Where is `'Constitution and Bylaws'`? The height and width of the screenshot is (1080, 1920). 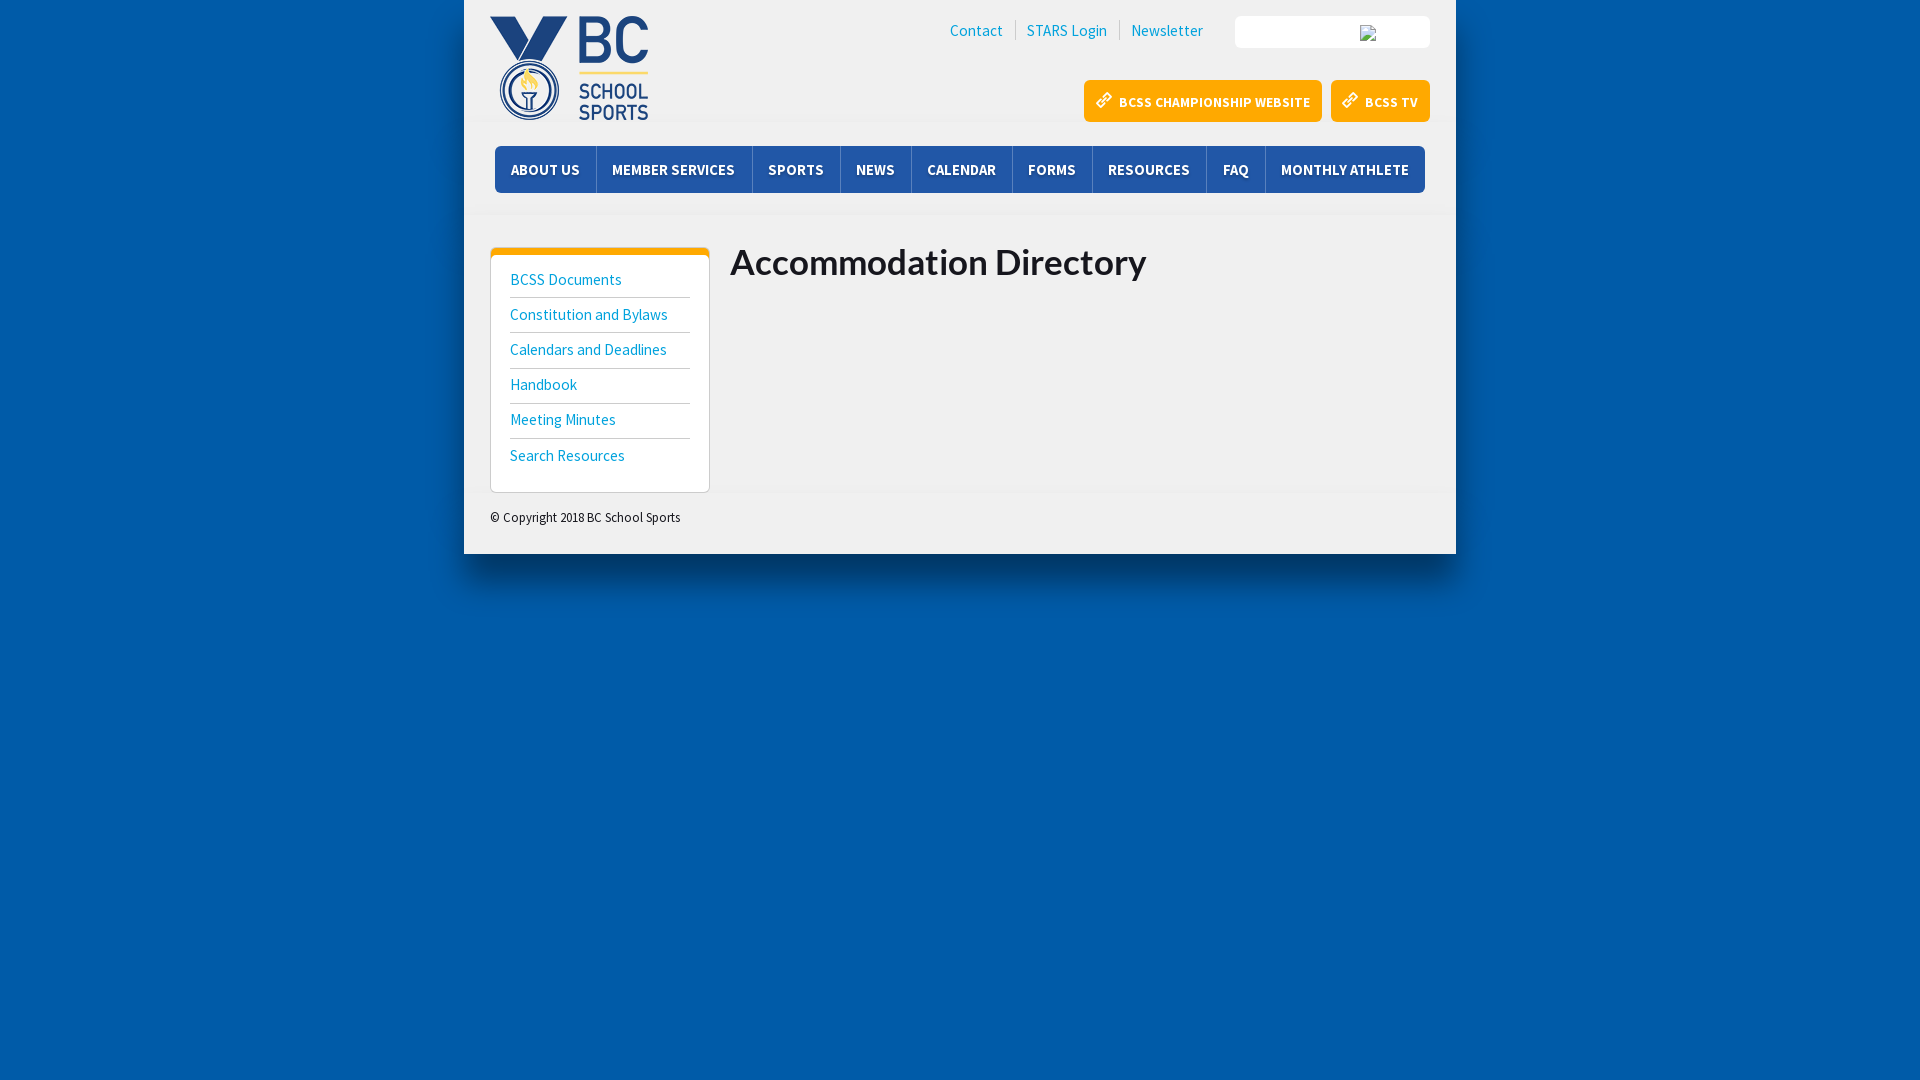
'Constitution and Bylaws' is located at coordinates (599, 316).